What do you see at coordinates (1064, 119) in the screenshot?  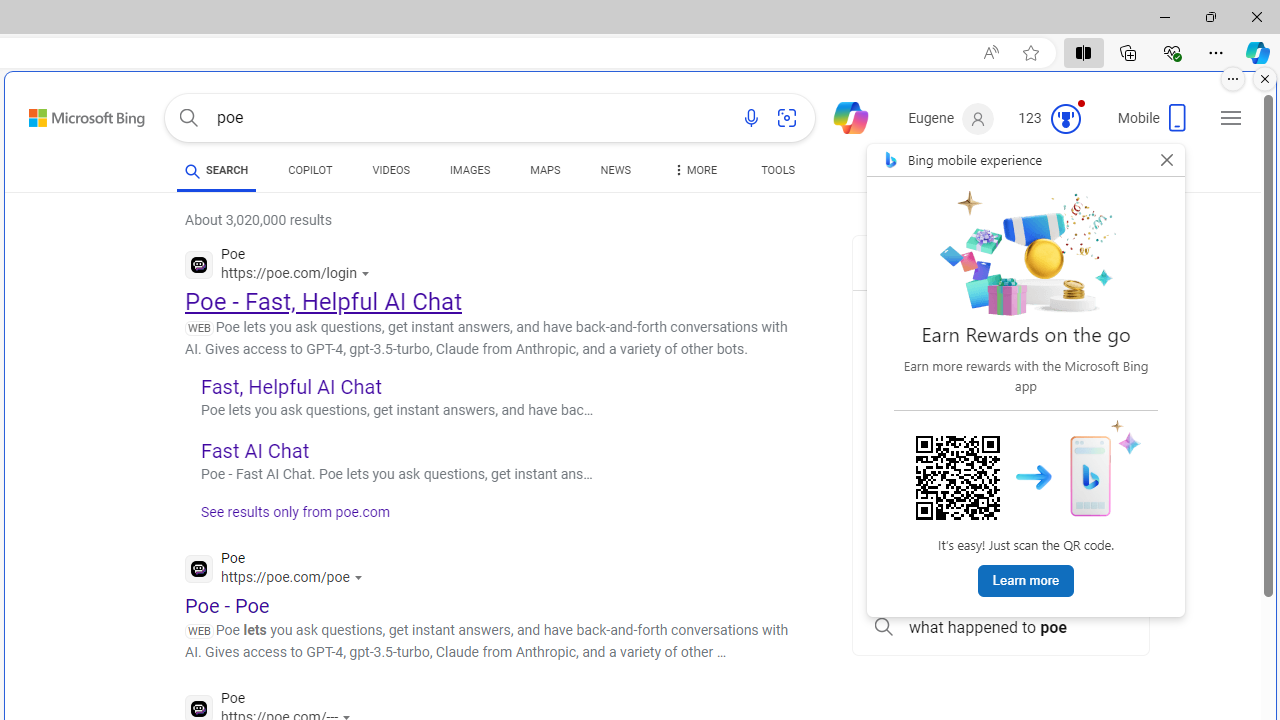 I see `'Class: medal-circled'` at bounding box center [1064, 119].